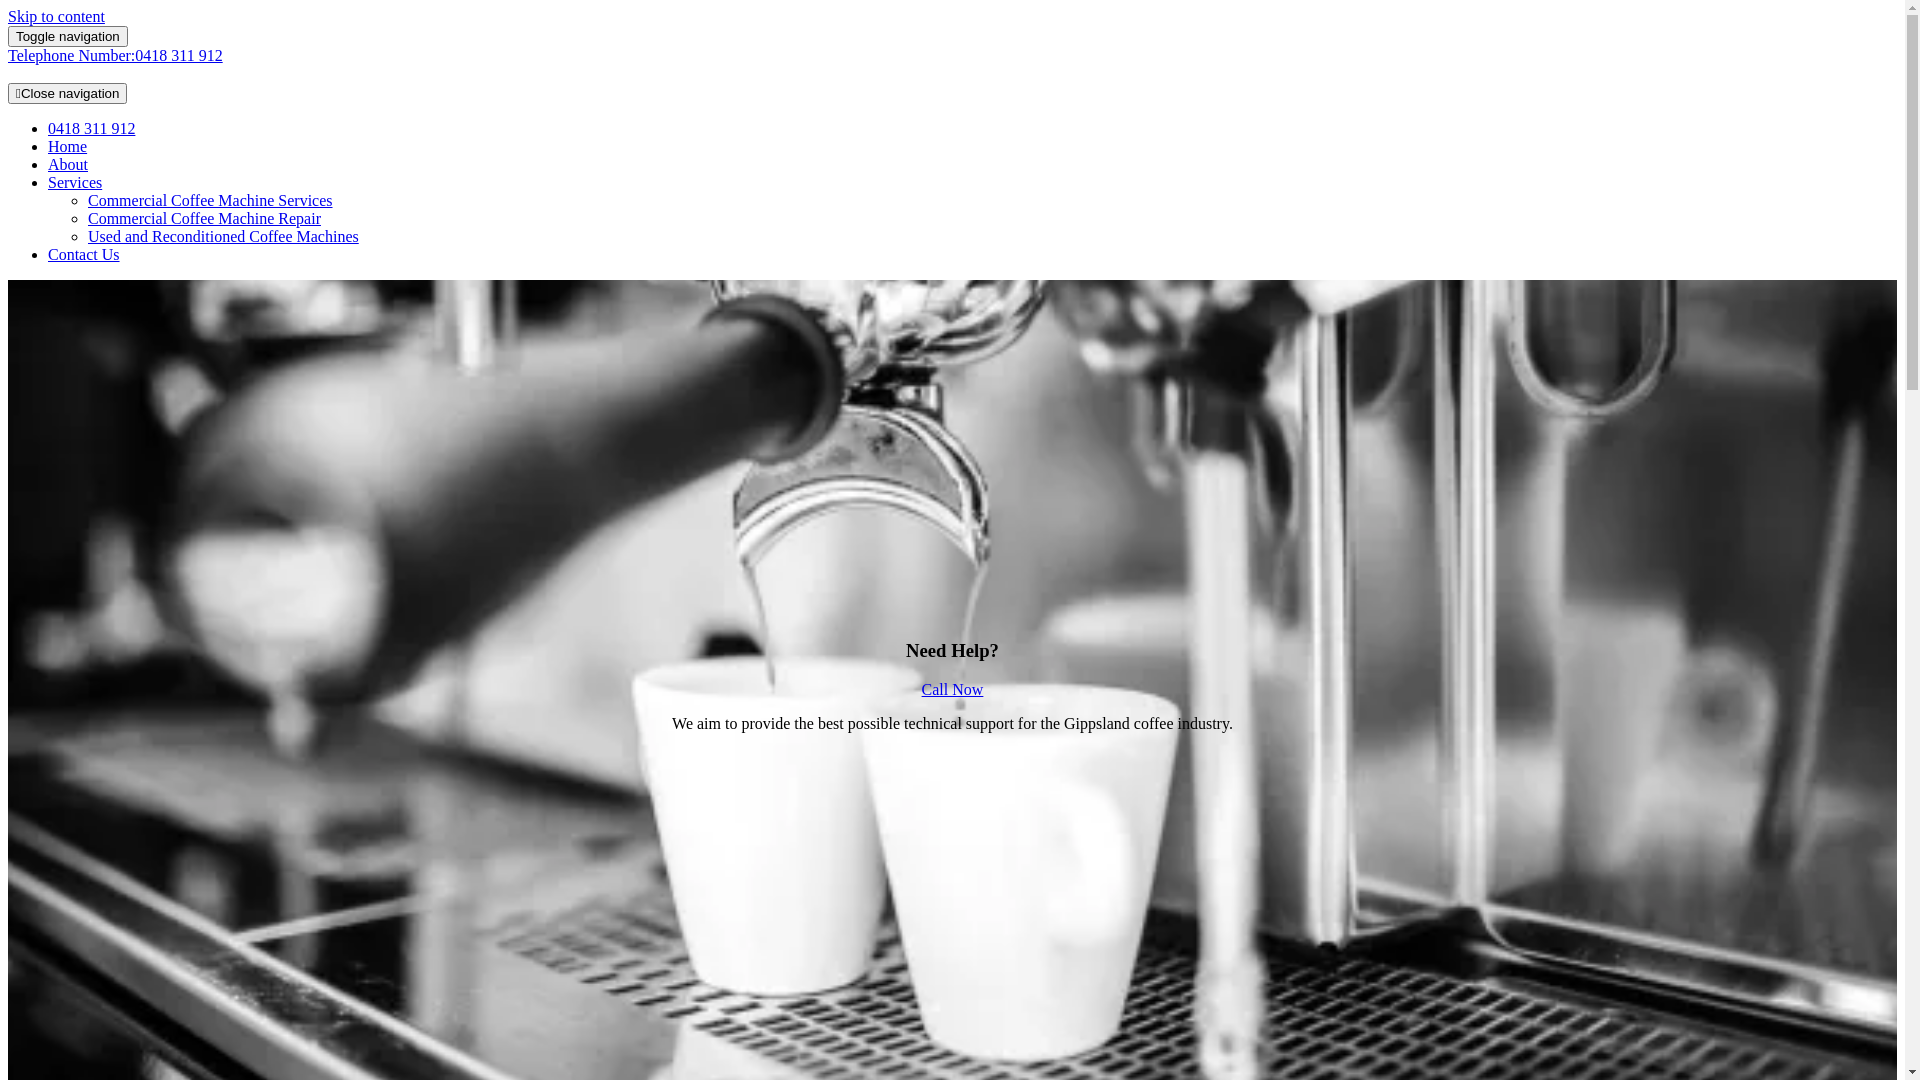 Image resolution: width=1920 pixels, height=1080 pixels. I want to click on 'Telephone Number:0418 311 912', so click(114, 54).